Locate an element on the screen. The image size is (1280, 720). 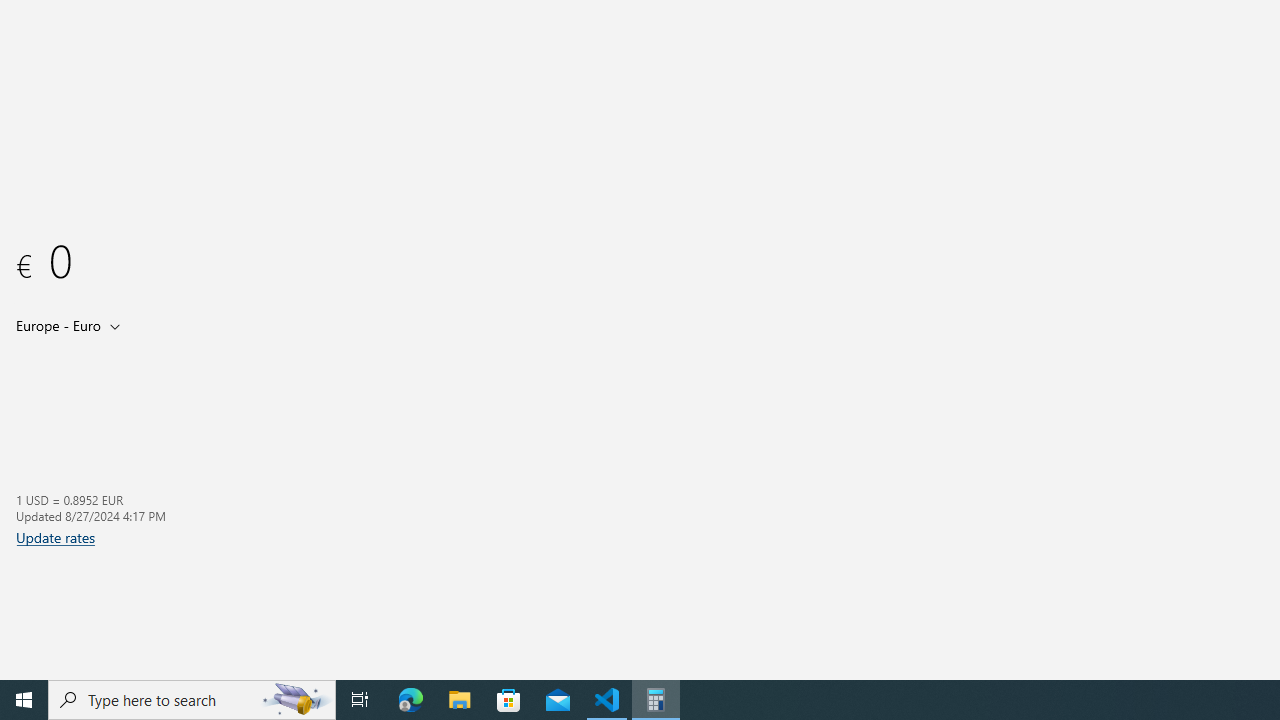
'Europe Euro' is located at coordinates (56, 324).